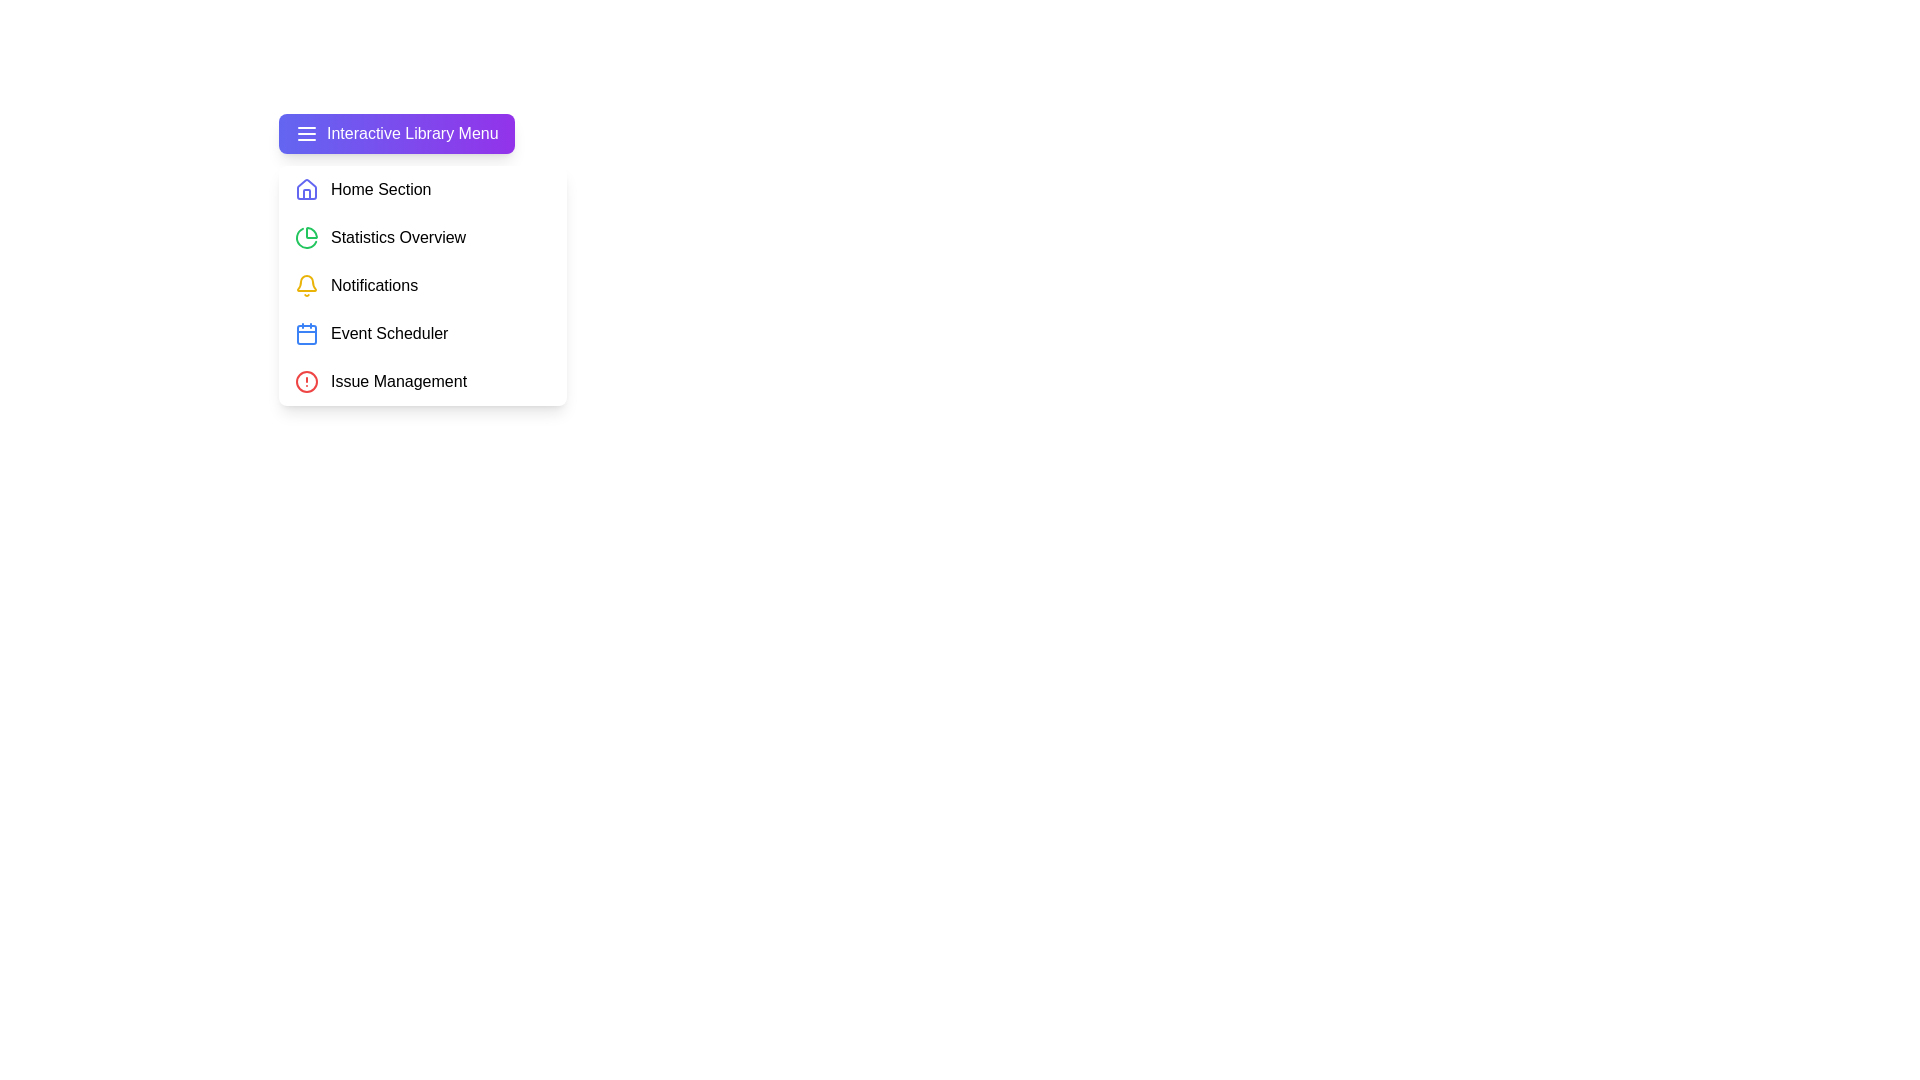  What do you see at coordinates (421, 285) in the screenshot?
I see `the menu item Notifications` at bounding box center [421, 285].